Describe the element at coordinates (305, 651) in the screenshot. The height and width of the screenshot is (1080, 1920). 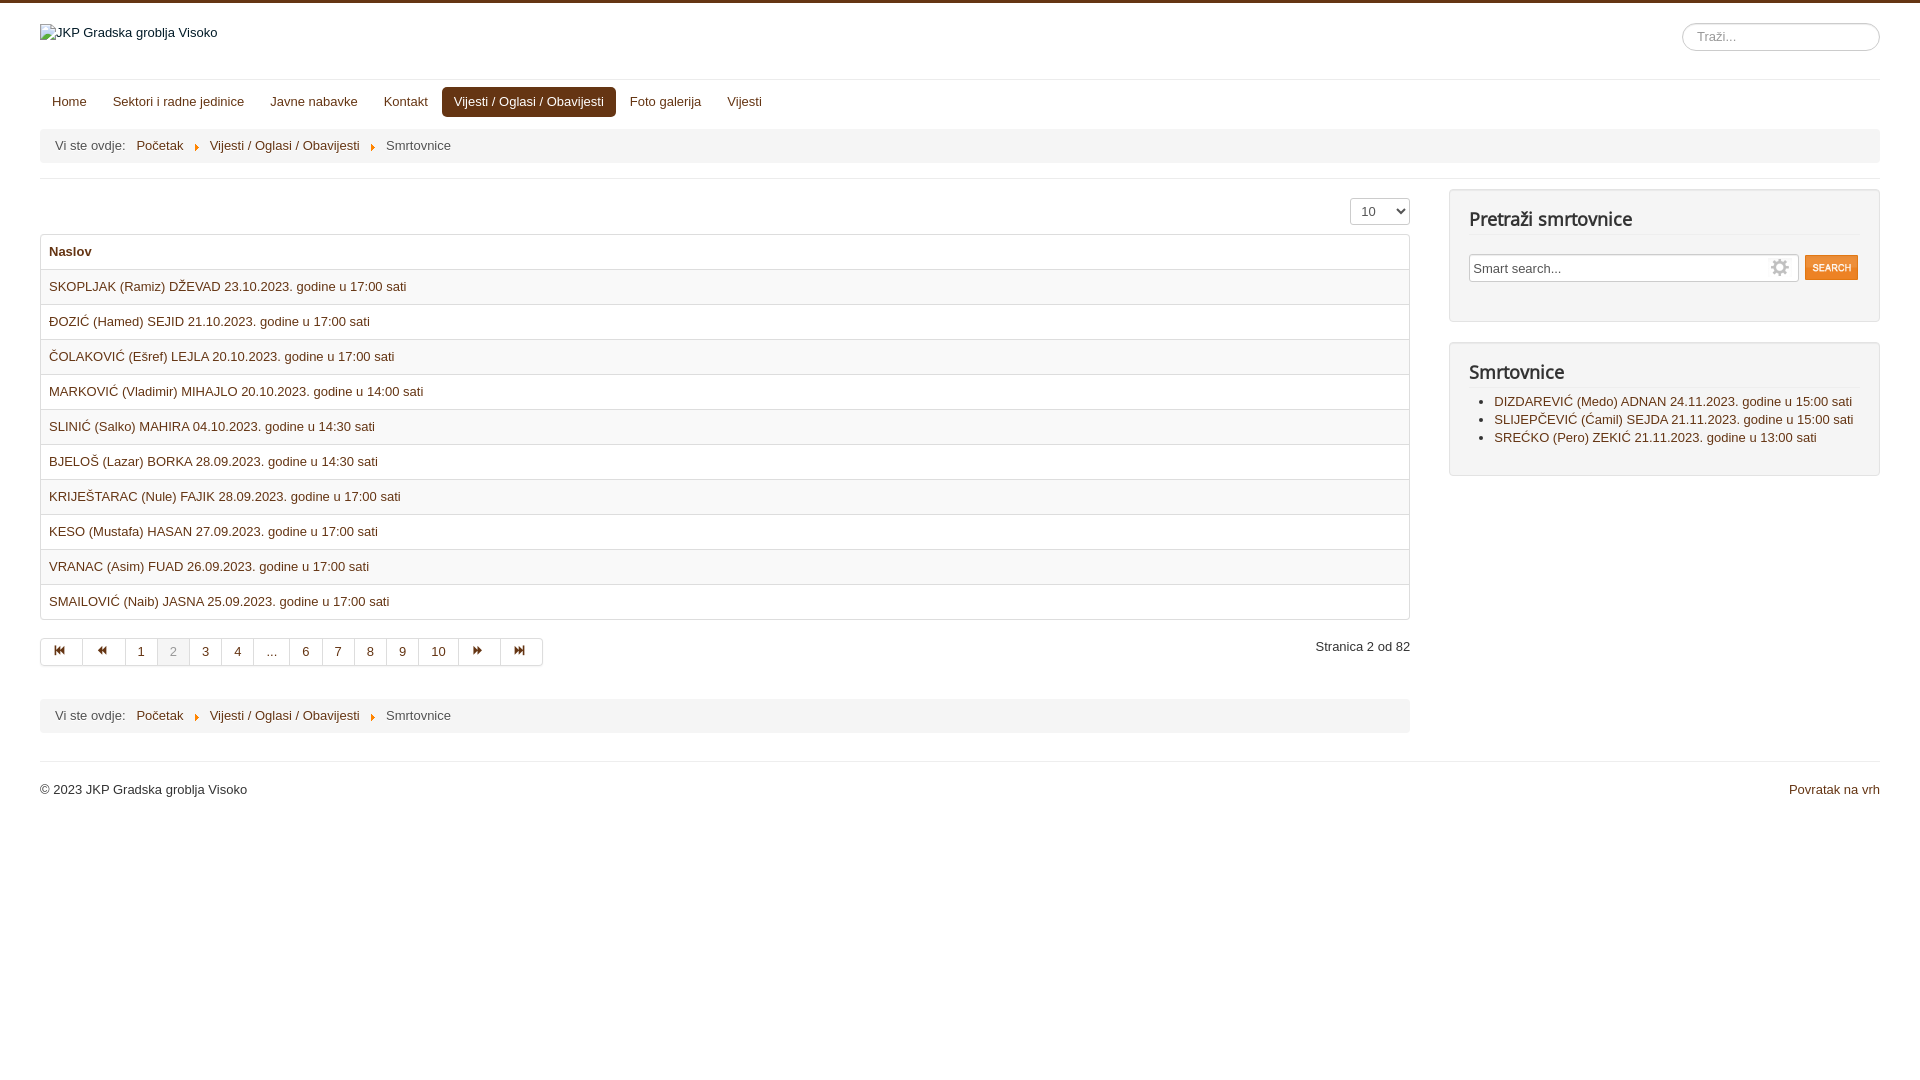
I see `'6'` at that location.